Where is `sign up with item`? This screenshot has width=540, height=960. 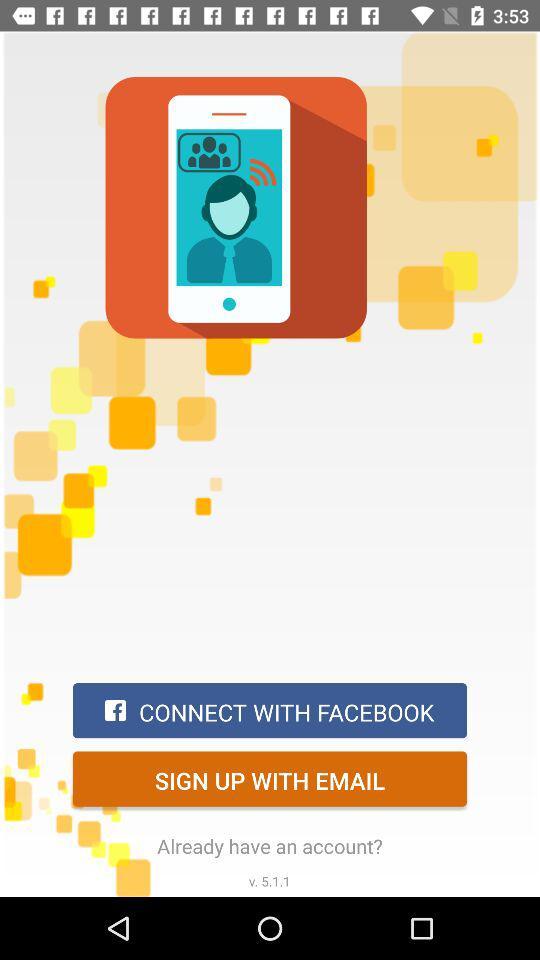 sign up with item is located at coordinates (270, 778).